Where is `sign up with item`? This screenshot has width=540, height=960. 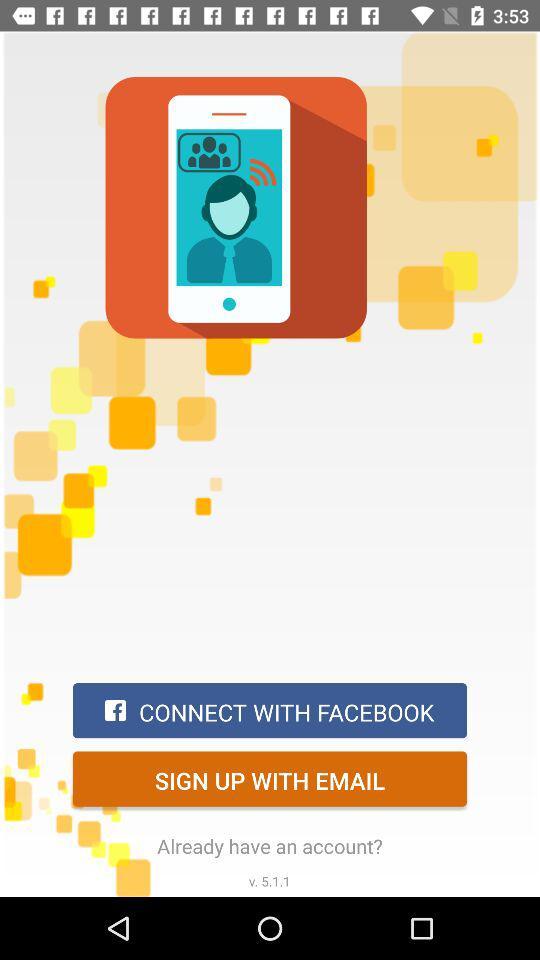 sign up with item is located at coordinates (270, 778).